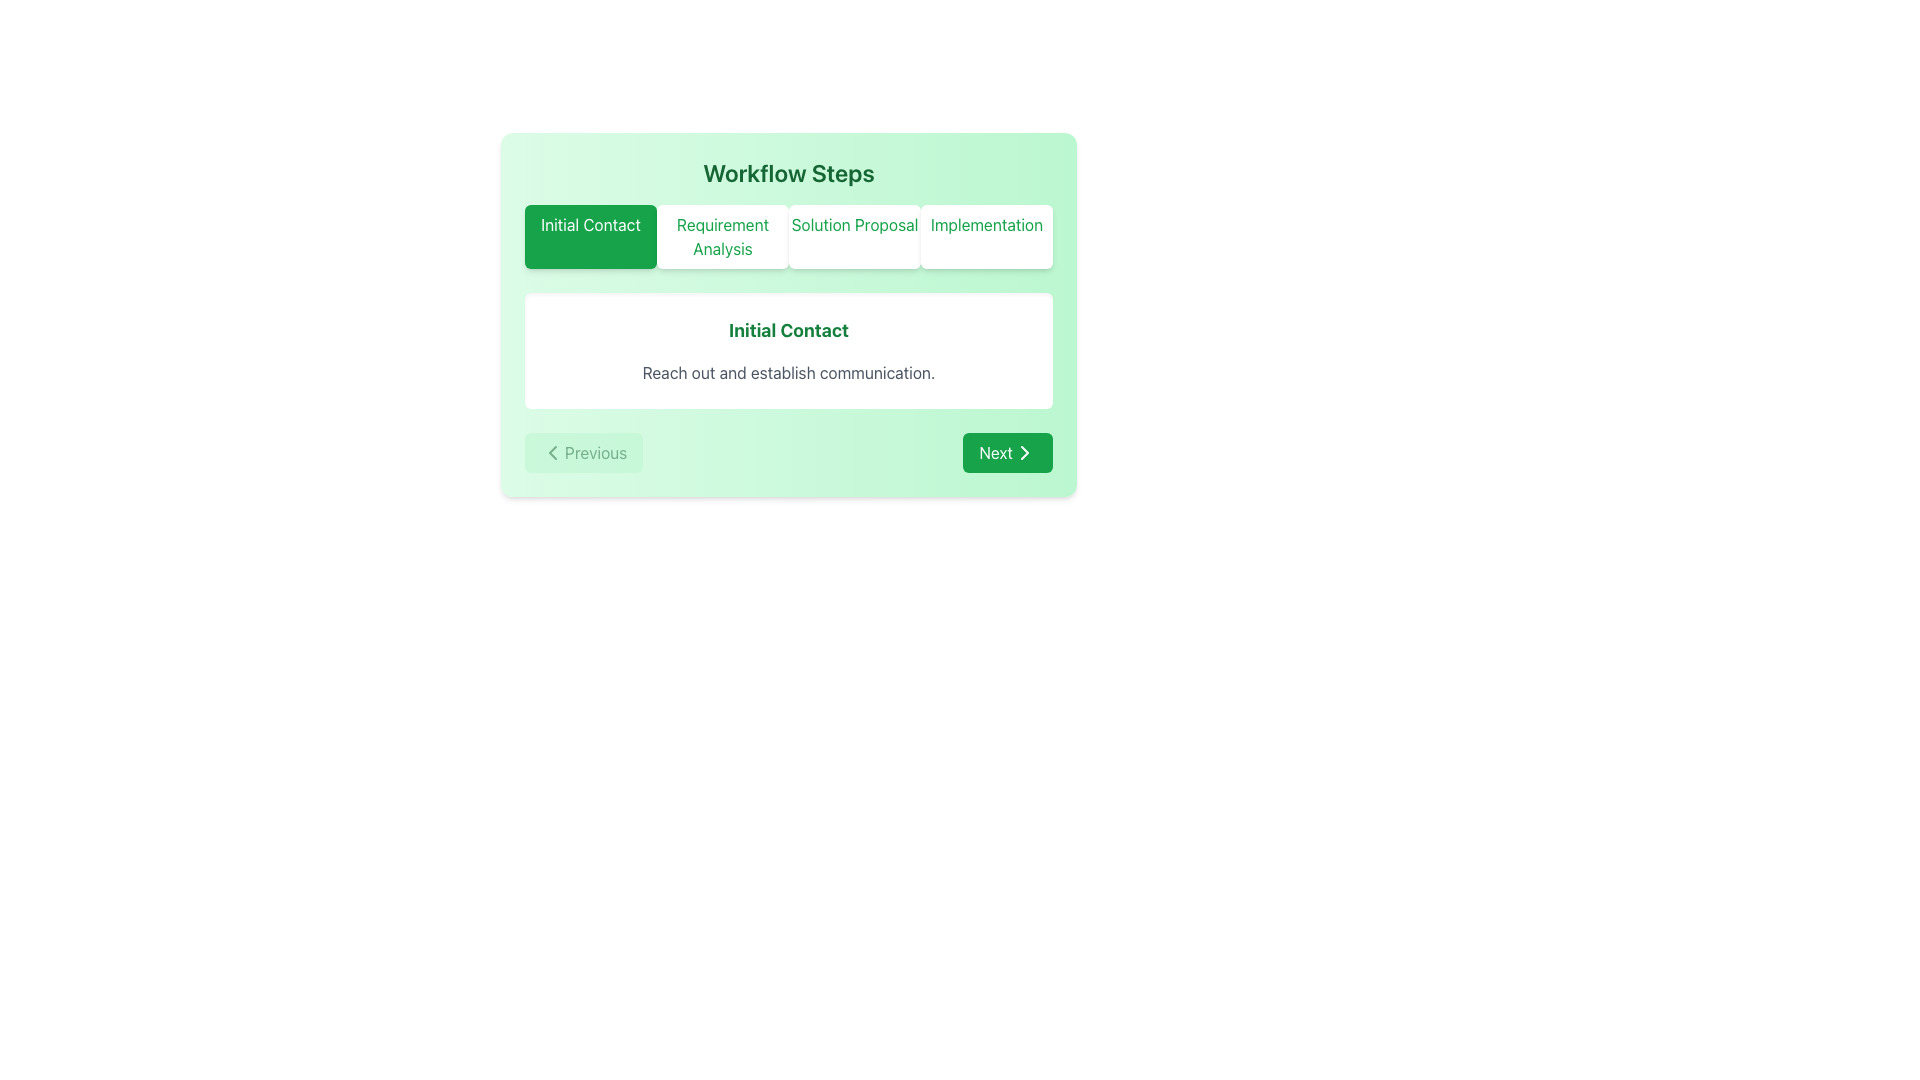 This screenshot has width=1920, height=1080. Describe the element at coordinates (1025, 452) in the screenshot. I see `the rightward arrow SVG icon located inside the green 'Next' button at the bottom right of the interface for a visual response` at that location.